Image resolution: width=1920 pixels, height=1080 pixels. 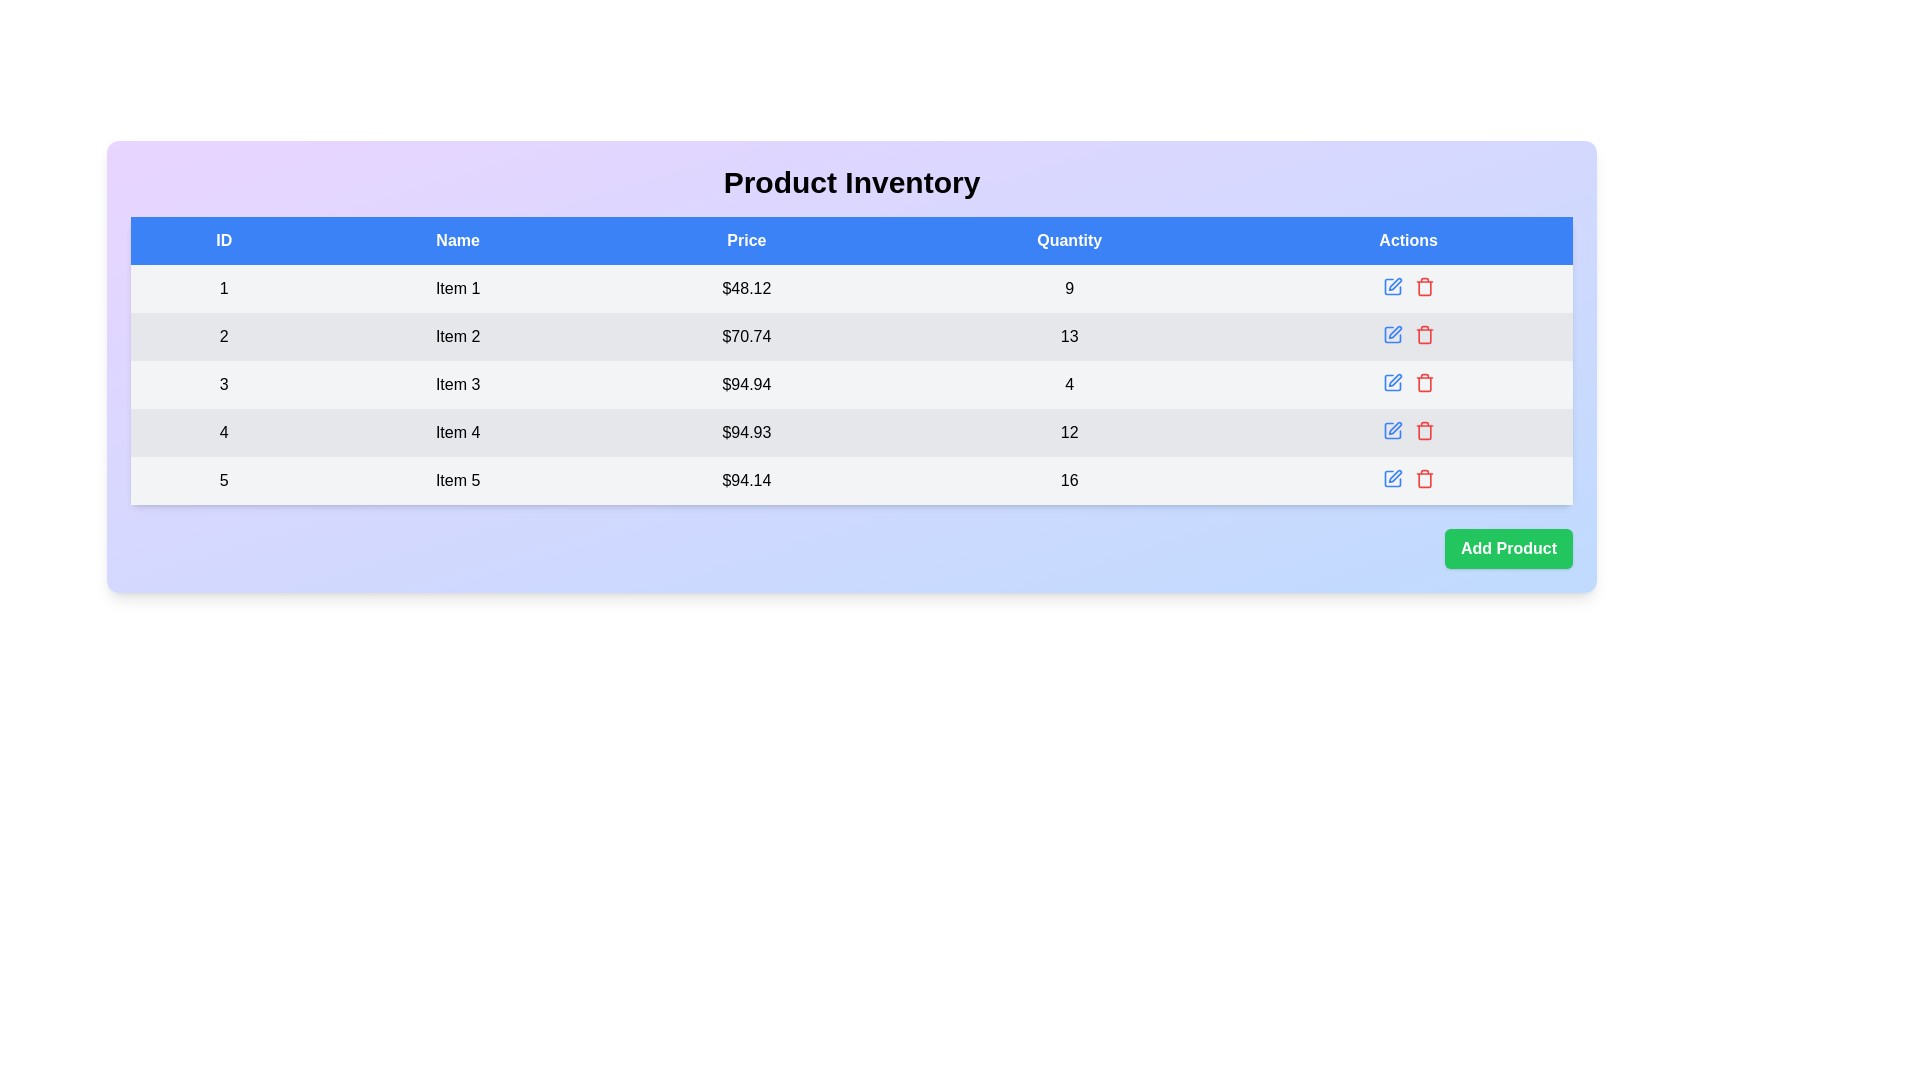 What do you see at coordinates (1068, 335) in the screenshot?
I see `the Text cell displaying the number '13' in the fourth column of the second row under the 'Quantity' header in the 'Product Inventory' table` at bounding box center [1068, 335].